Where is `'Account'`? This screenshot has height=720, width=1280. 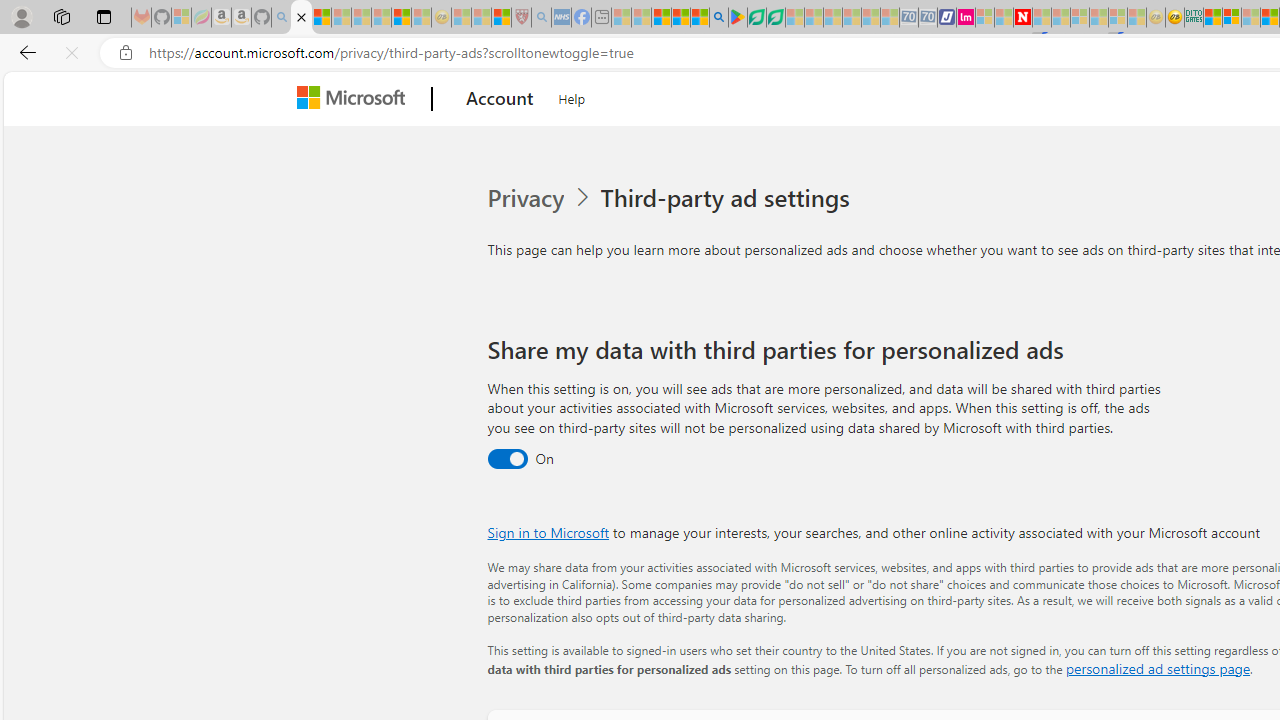 'Account' is located at coordinates (499, 99).